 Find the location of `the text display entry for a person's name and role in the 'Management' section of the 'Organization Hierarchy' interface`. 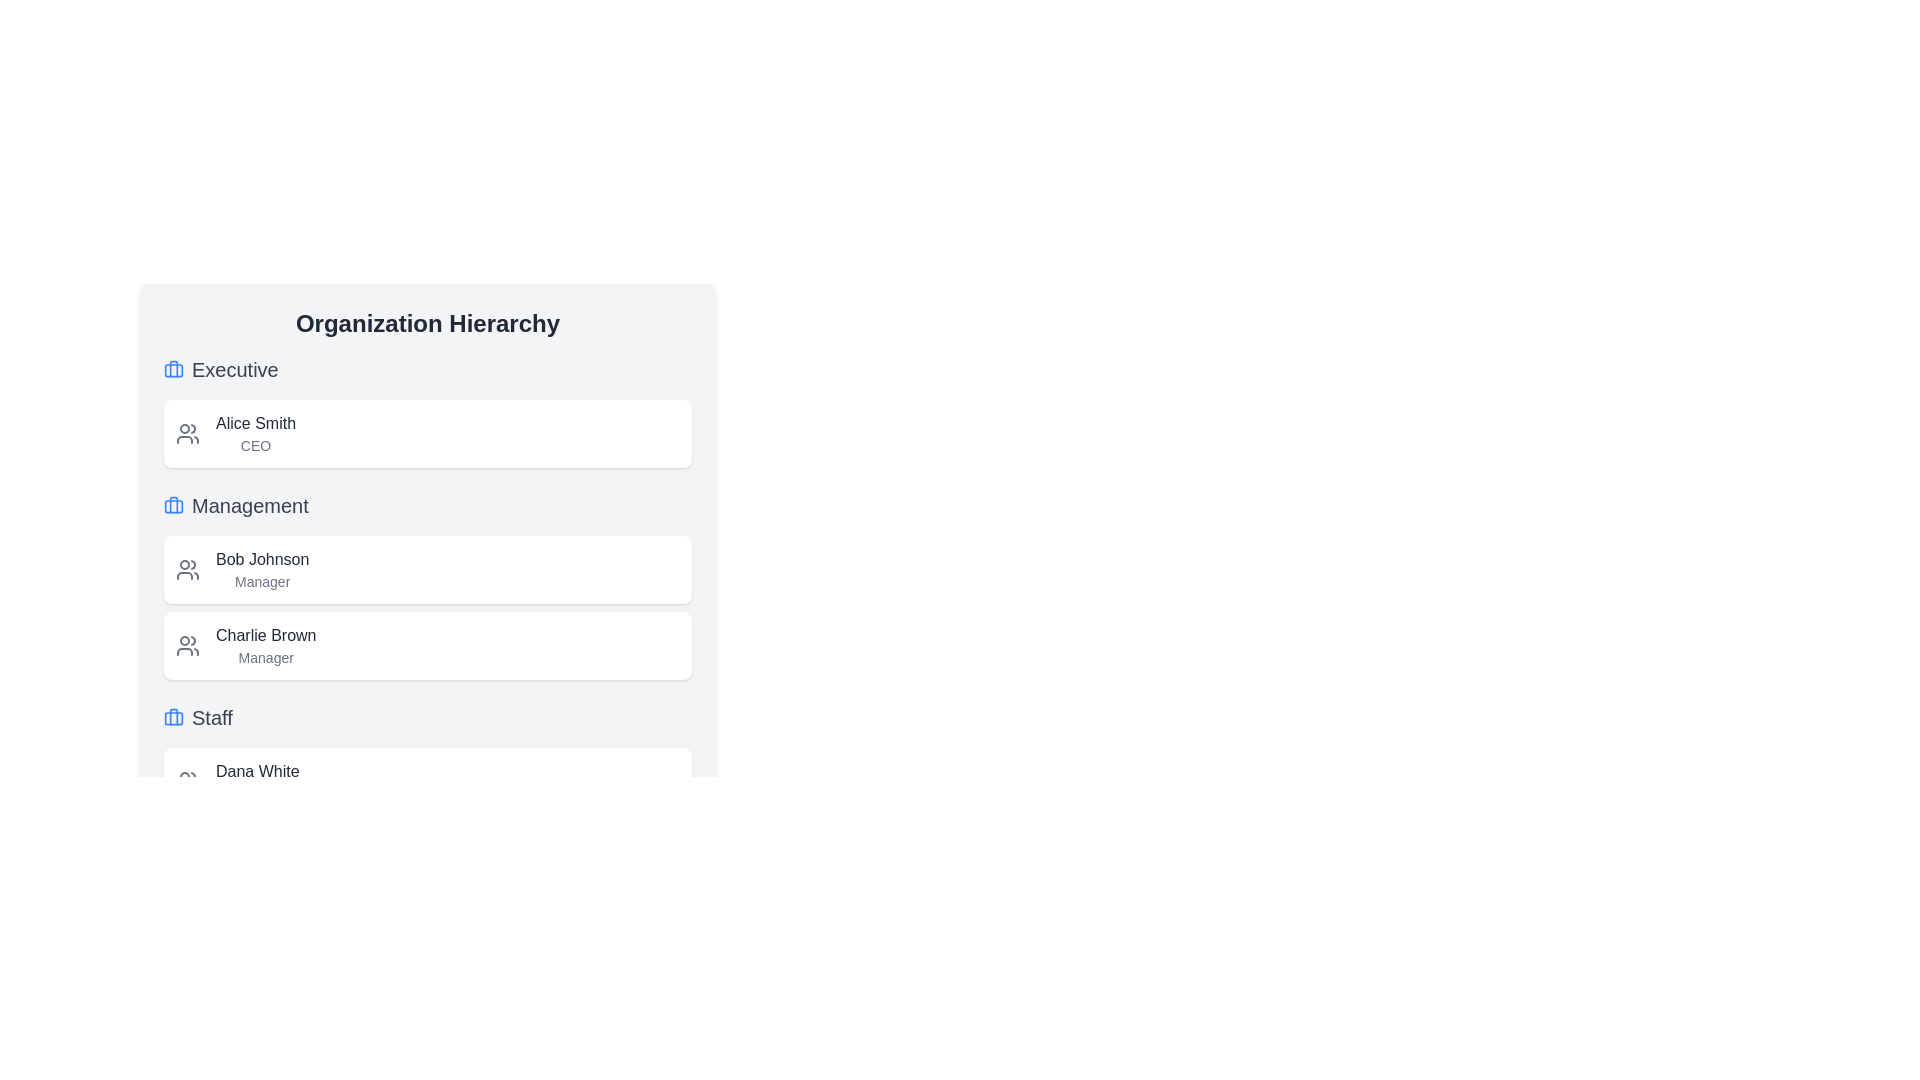

the text display entry for a person's name and role in the 'Management' section of the 'Organization Hierarchy' interface is located at coordinates (265, 645).